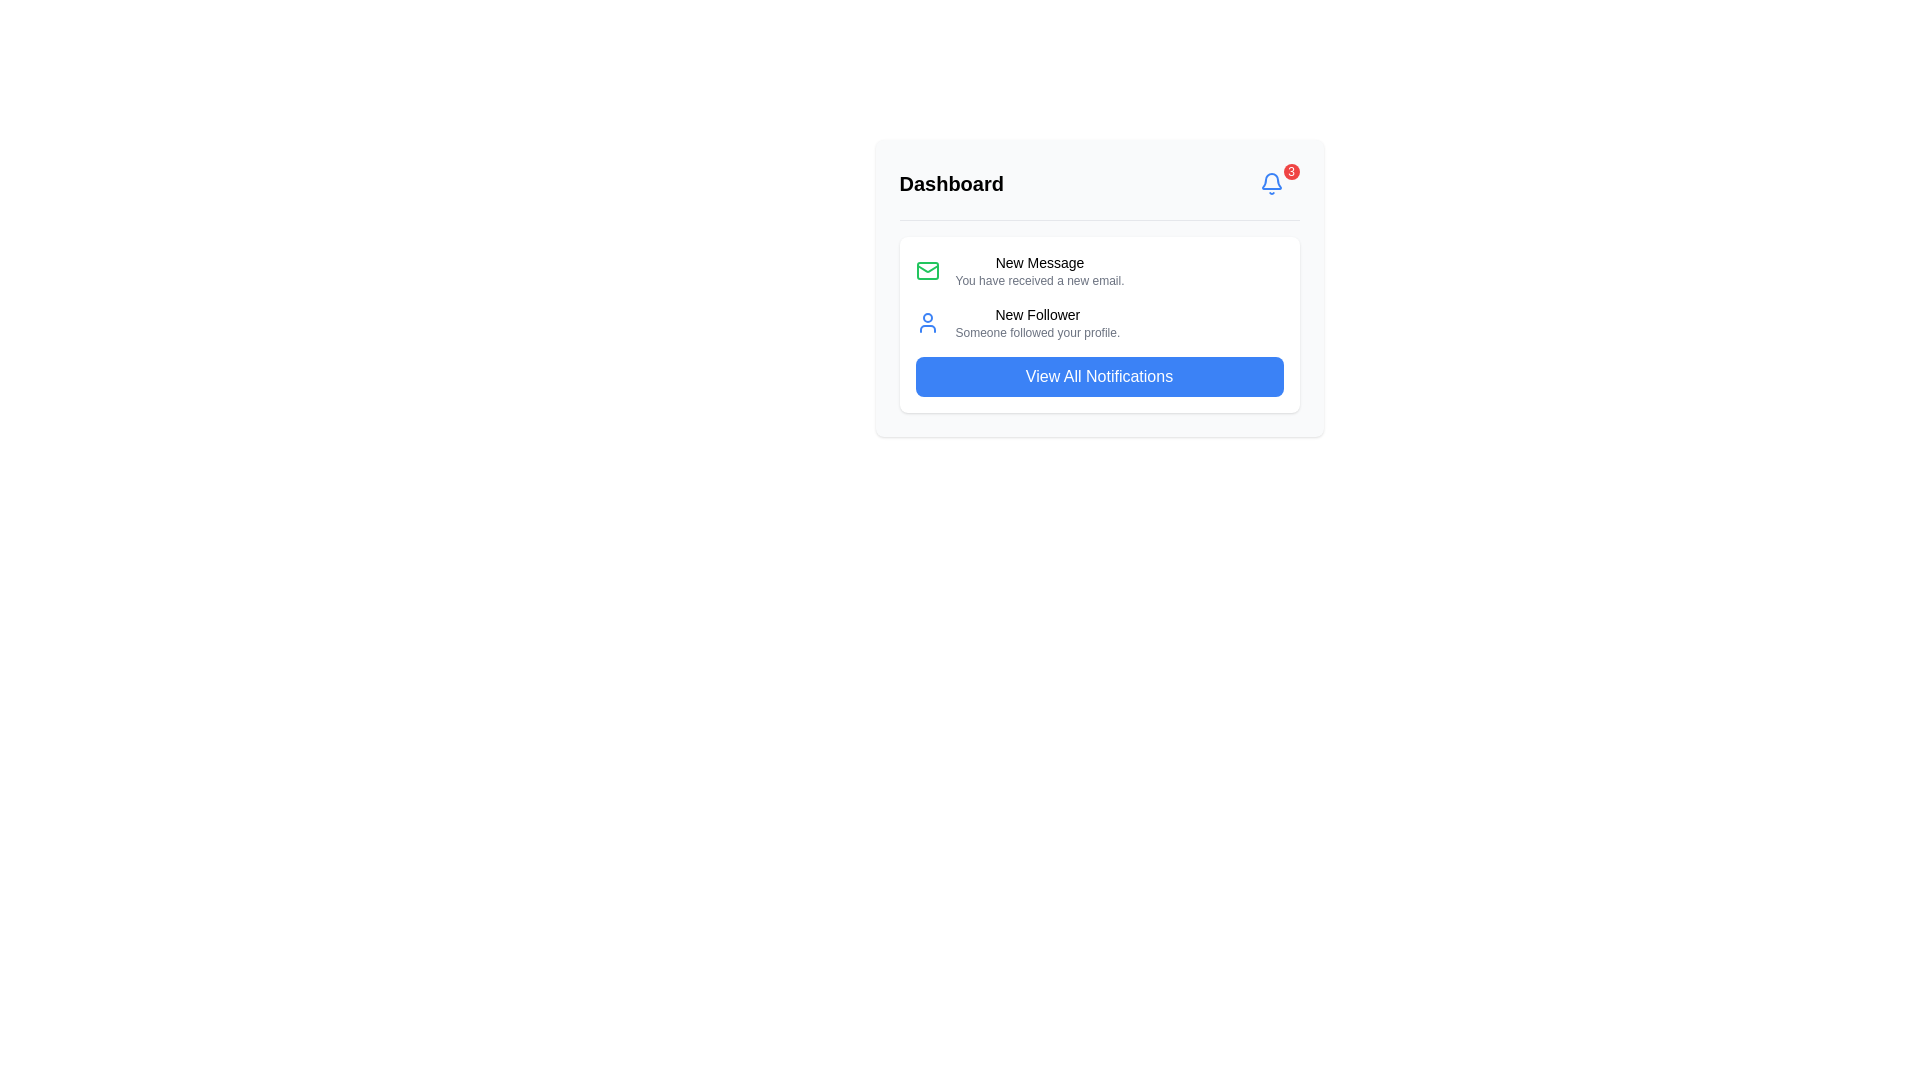 The height and width of the screenshot is (1080, 1920). What do you see at coordinates (926, 322) in the screenshot?
I see `the small circular user icon with blue outline located to the left of the 'New Follower' text` at bounding box center [926, 322].